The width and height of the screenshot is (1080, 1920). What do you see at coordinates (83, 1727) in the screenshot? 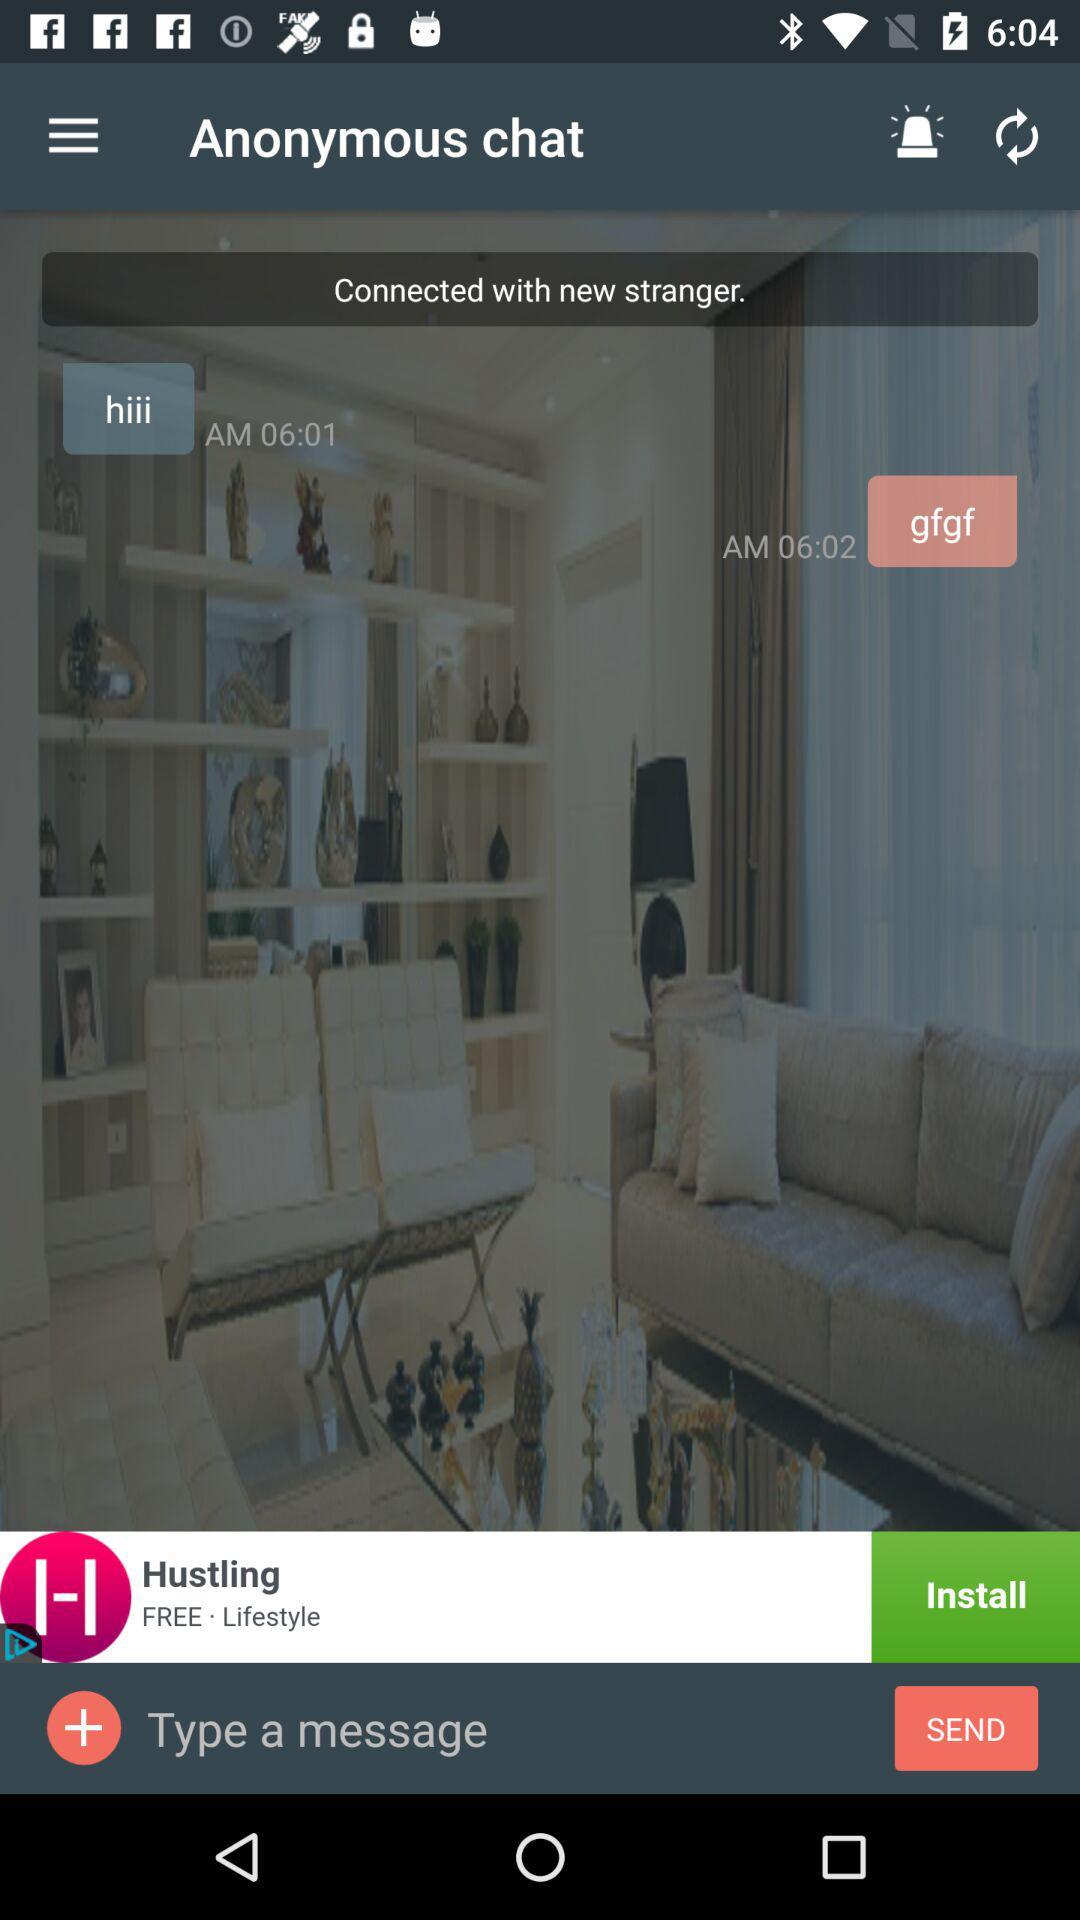
I see `contact to send message` at bounding box center [83, 1727].